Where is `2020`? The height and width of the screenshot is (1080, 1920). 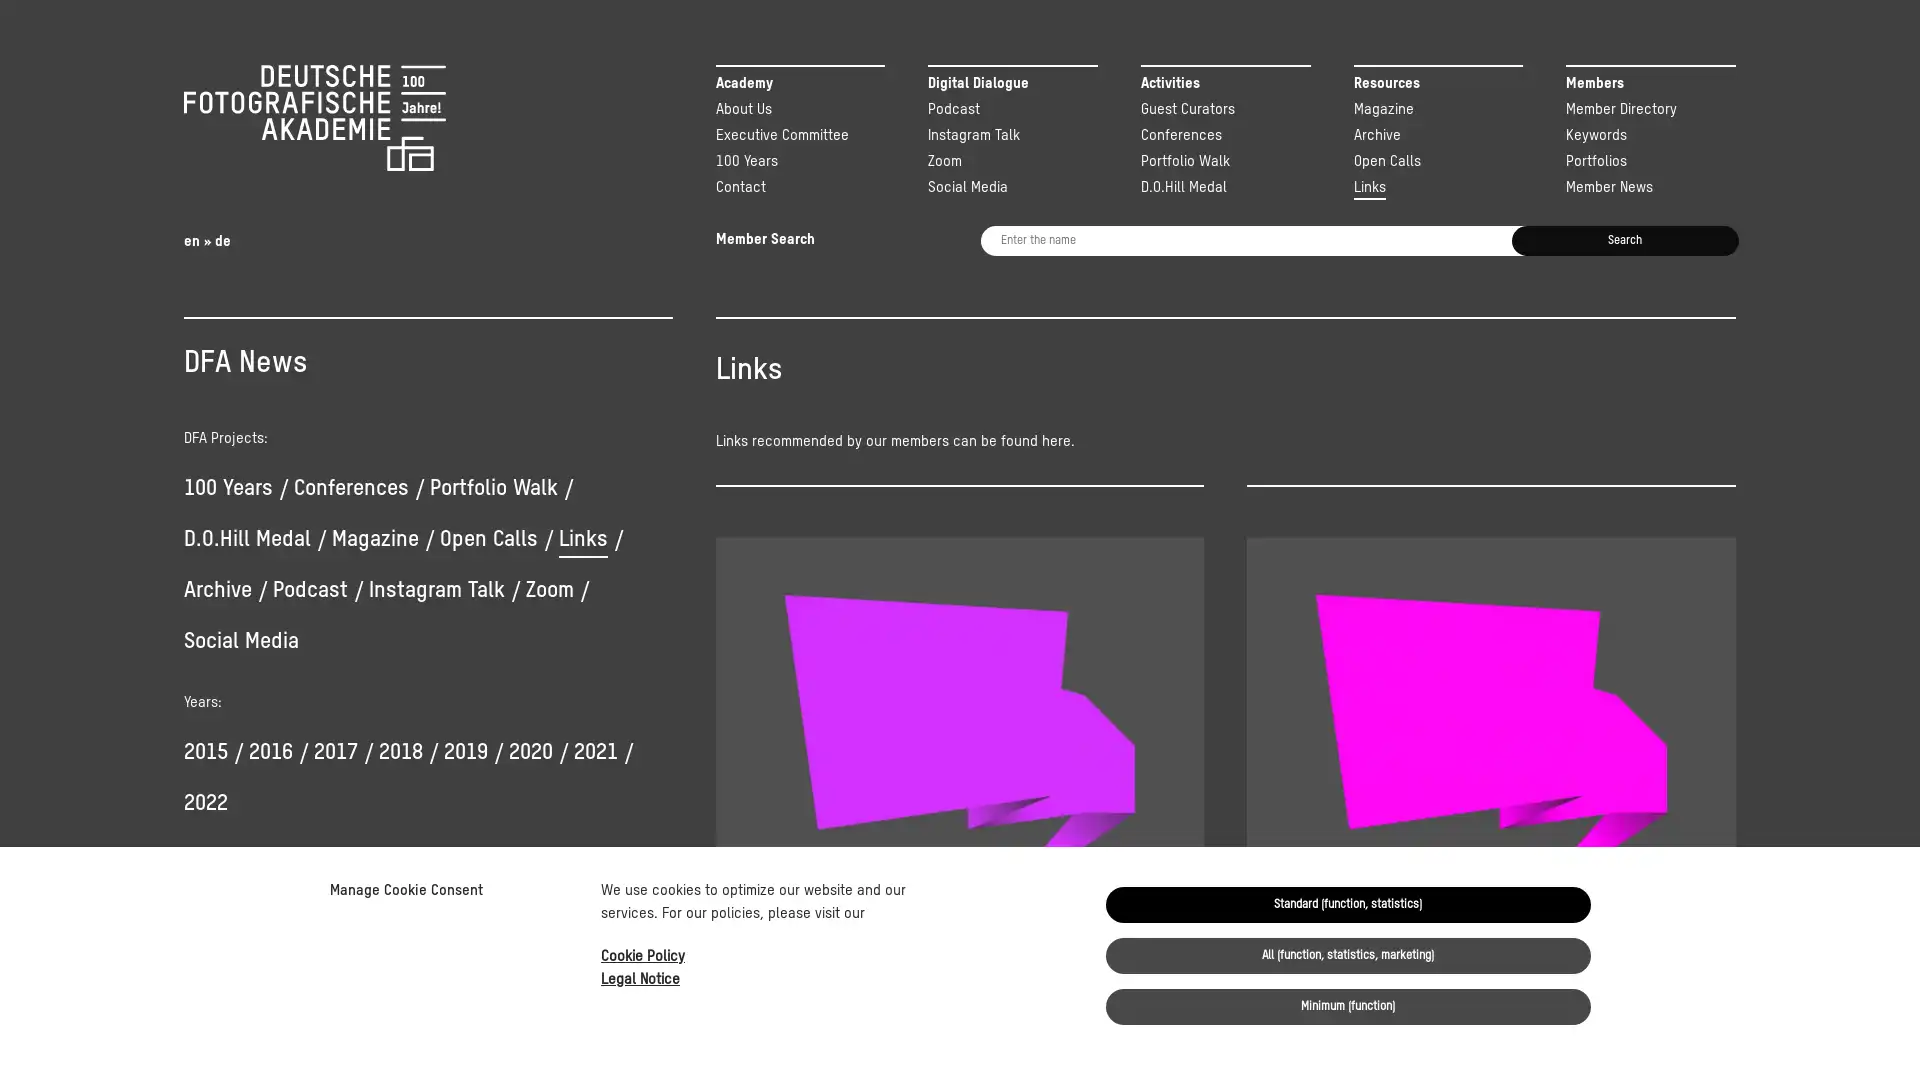
2020 is located at coordinates (531, 752).